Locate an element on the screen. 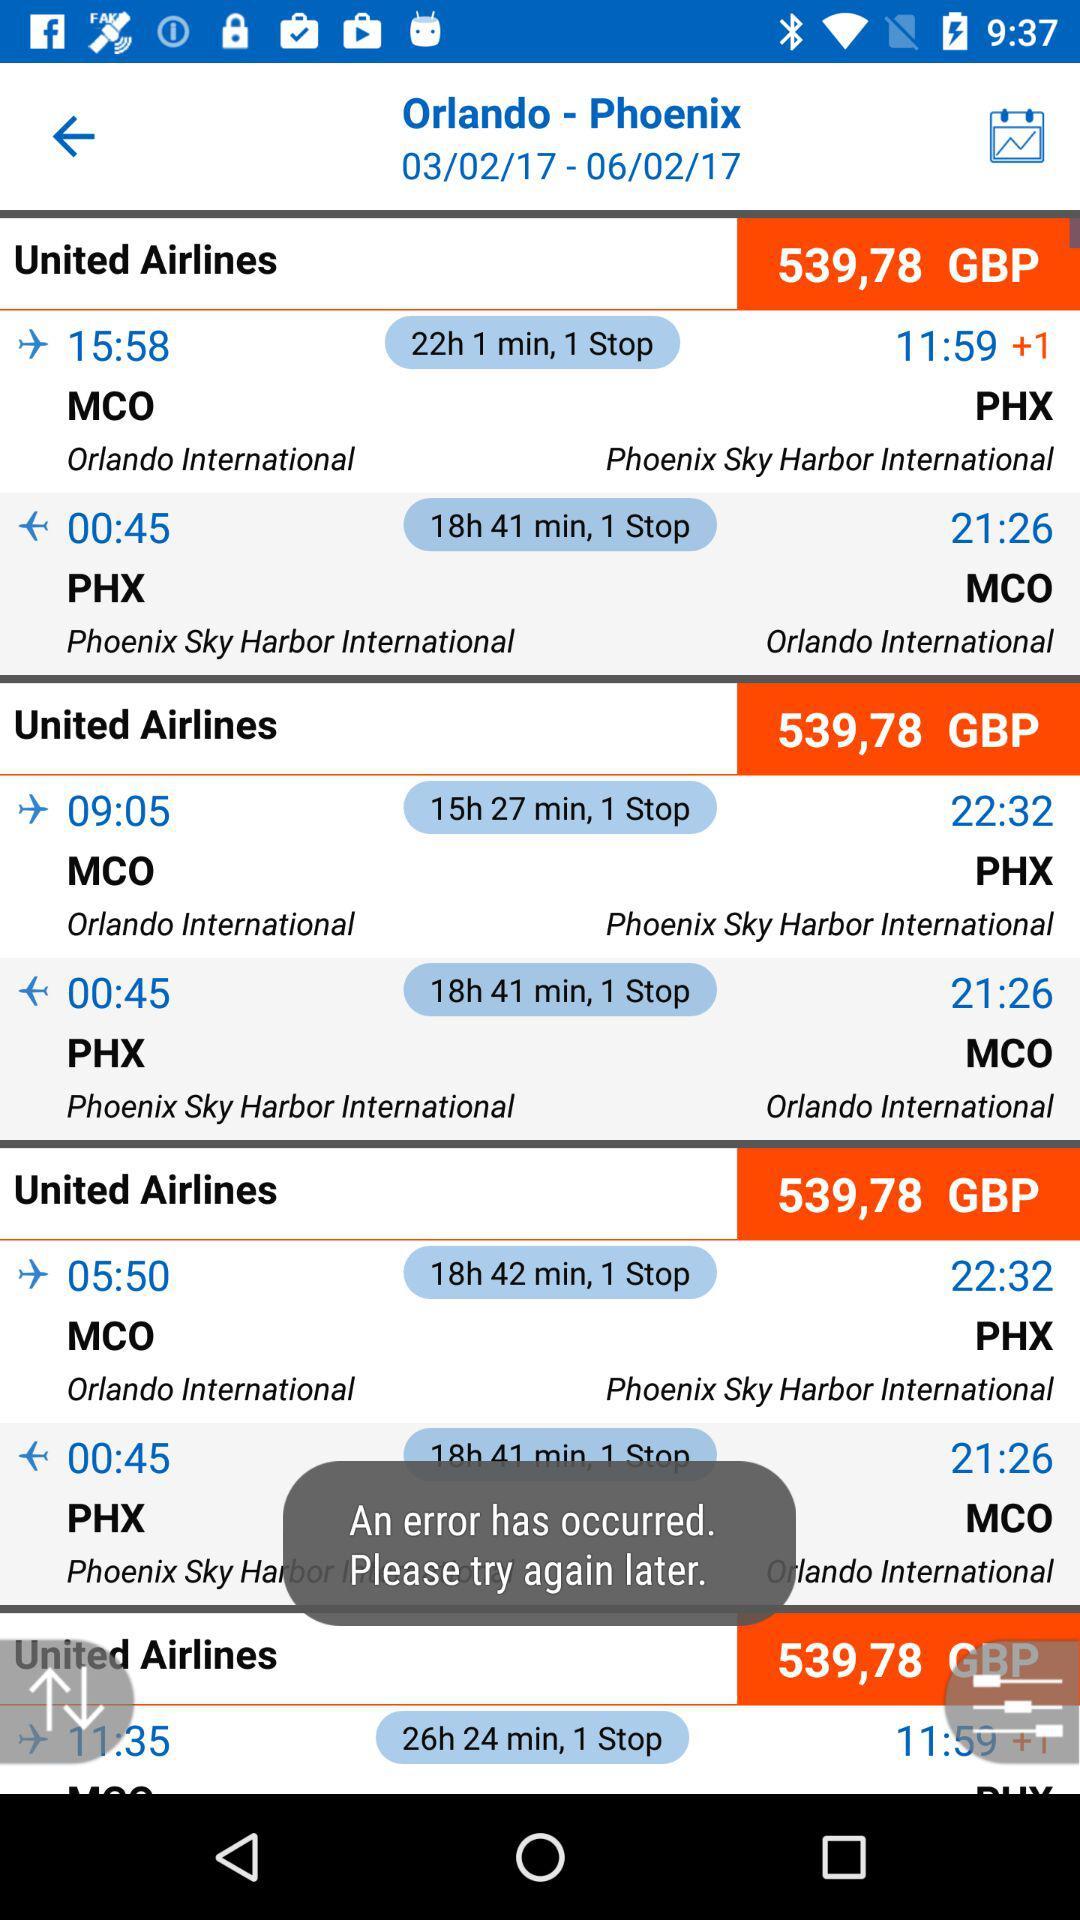  the icon on the top right corner of the page is located at coordinates (1017, 136).